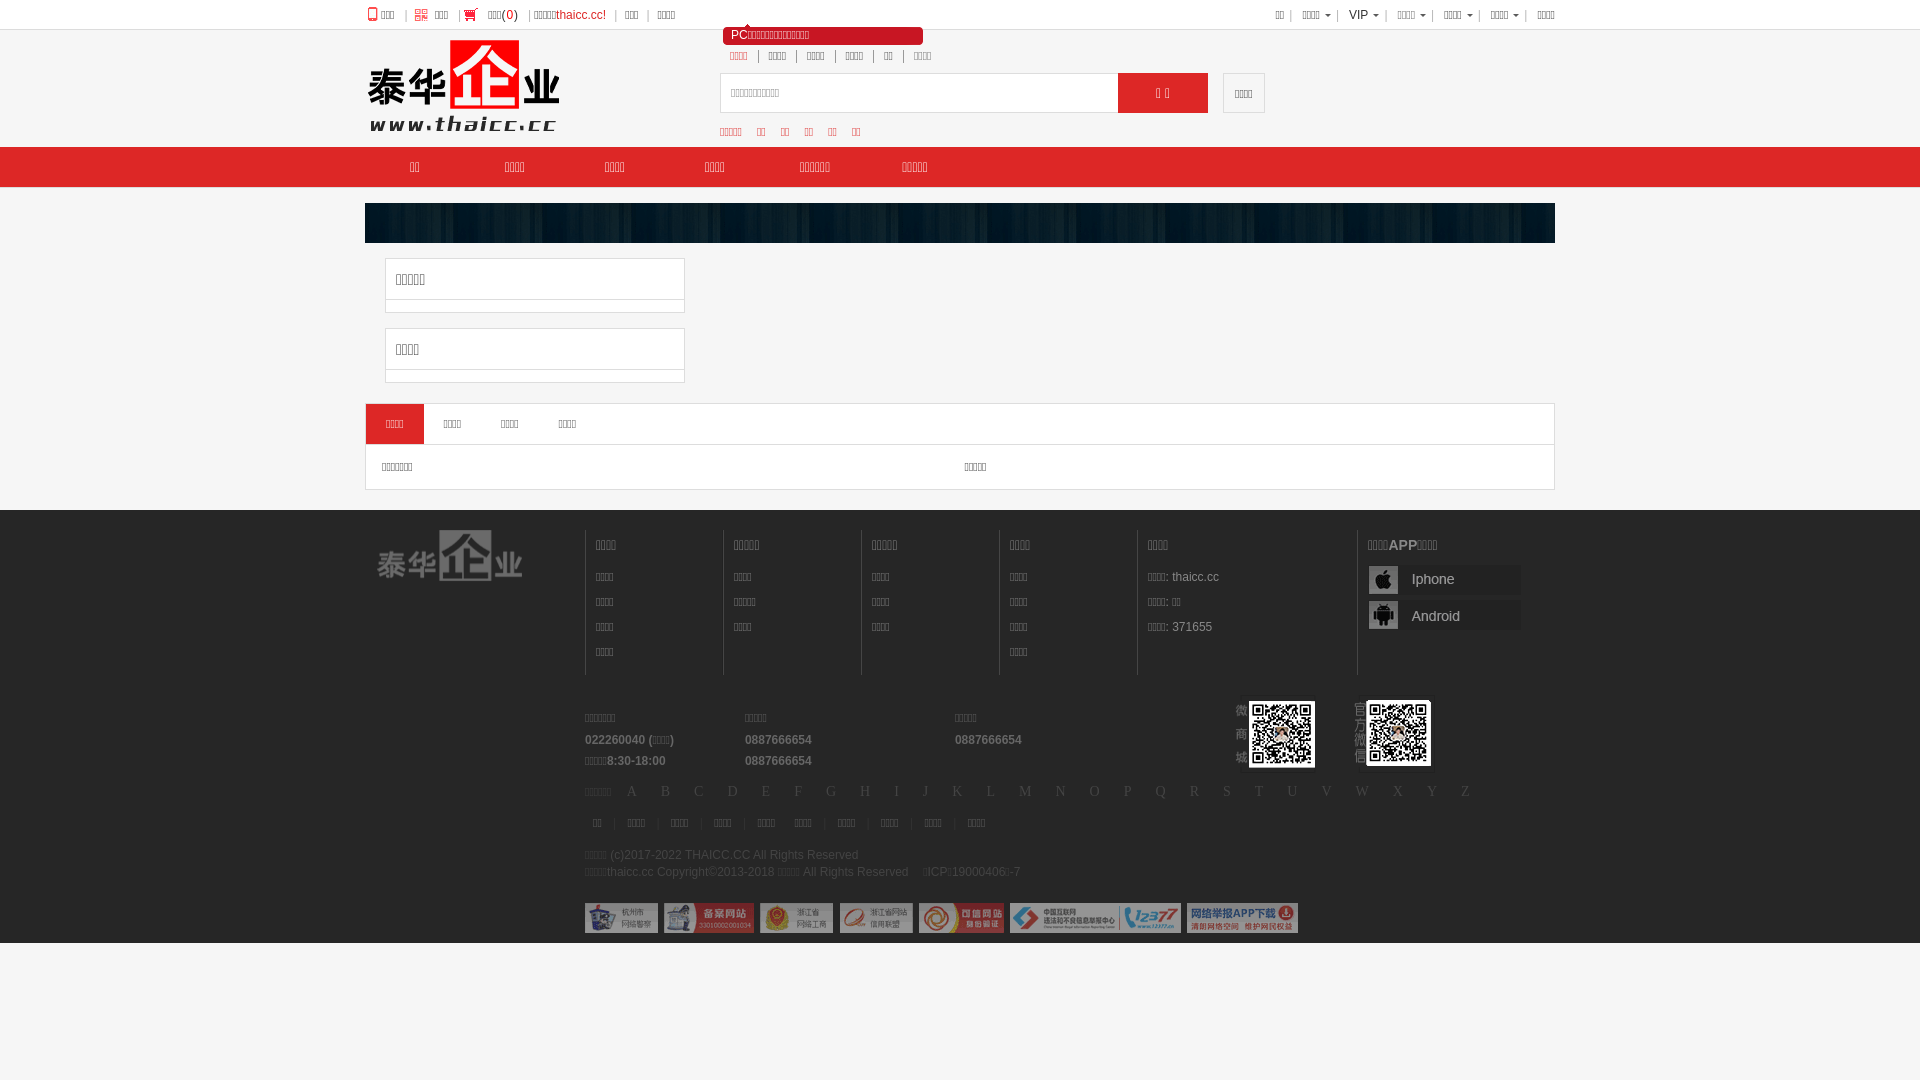  Describe the element at coordinates (1465, 790) in the screenshot. I see `'Z'` at that location.